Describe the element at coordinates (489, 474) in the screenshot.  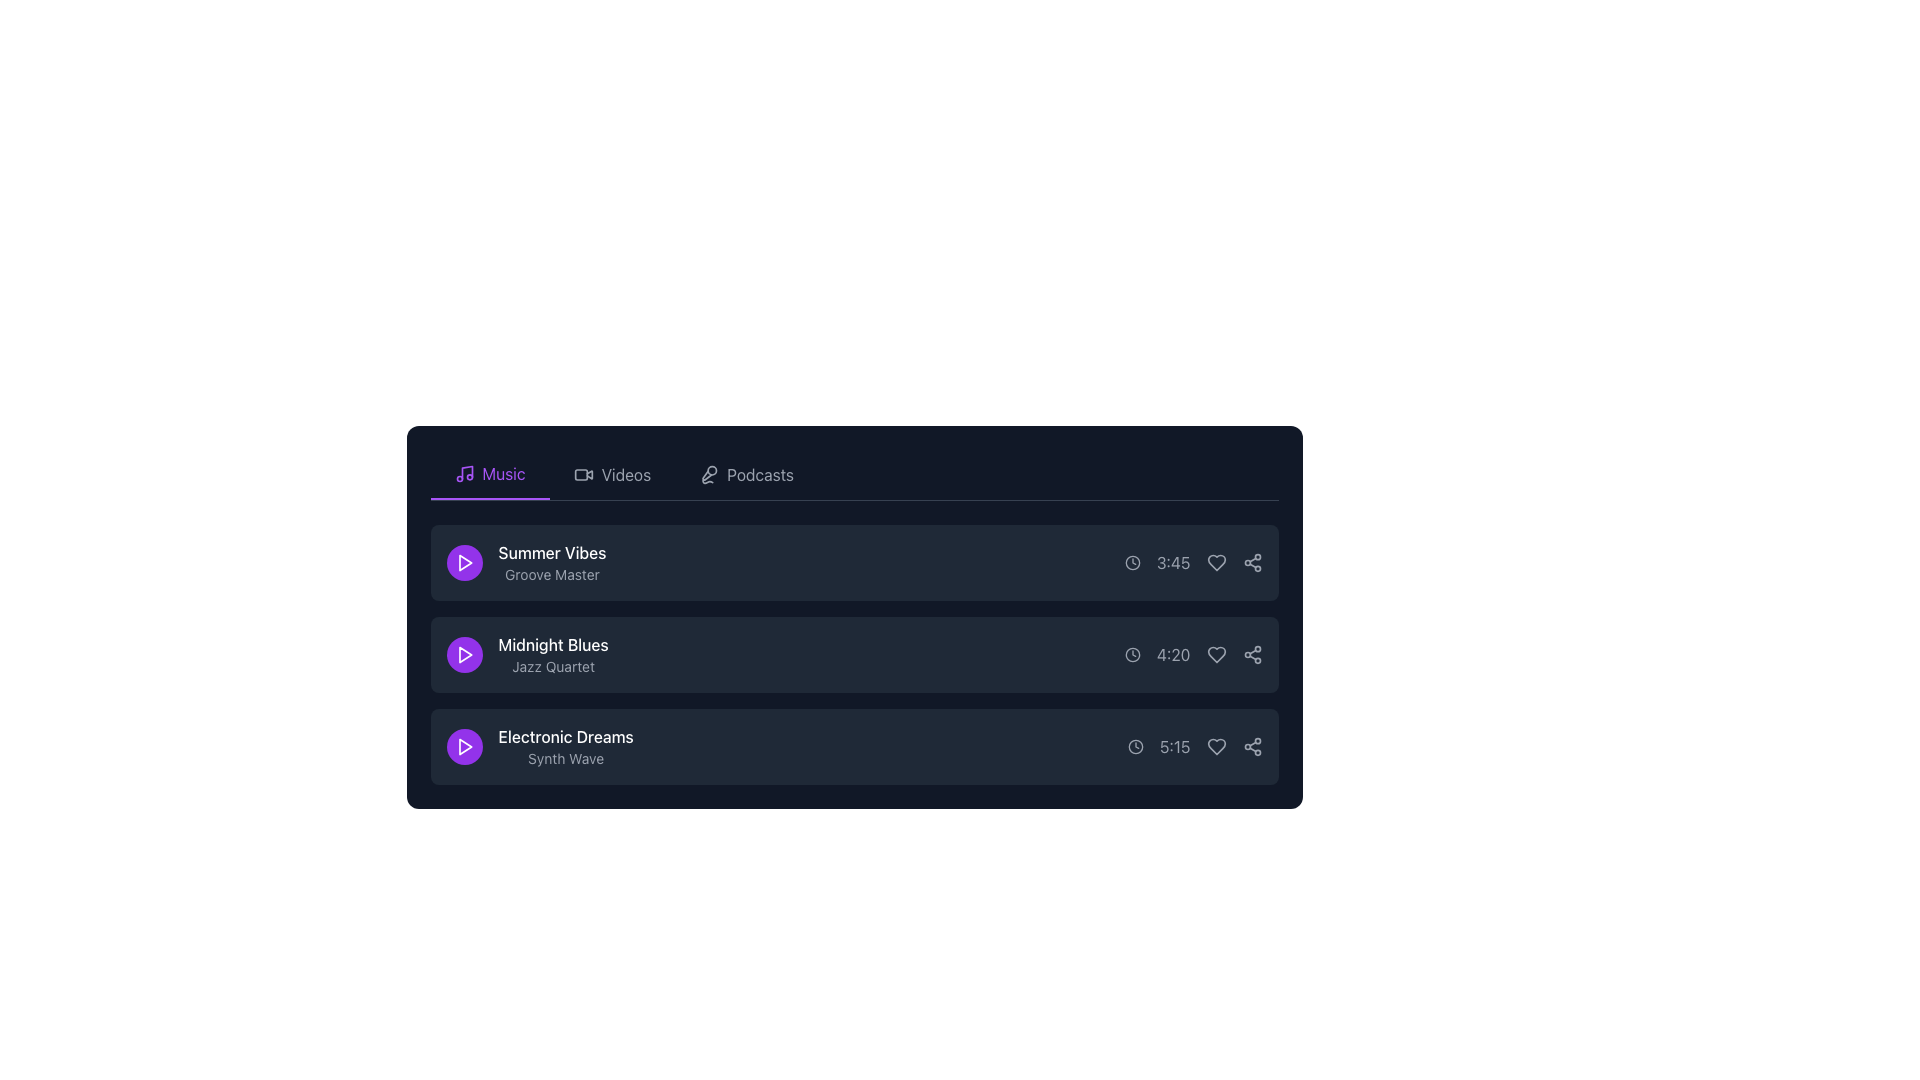
I see `the active 'Music' tab in the navigation bar` at that location.